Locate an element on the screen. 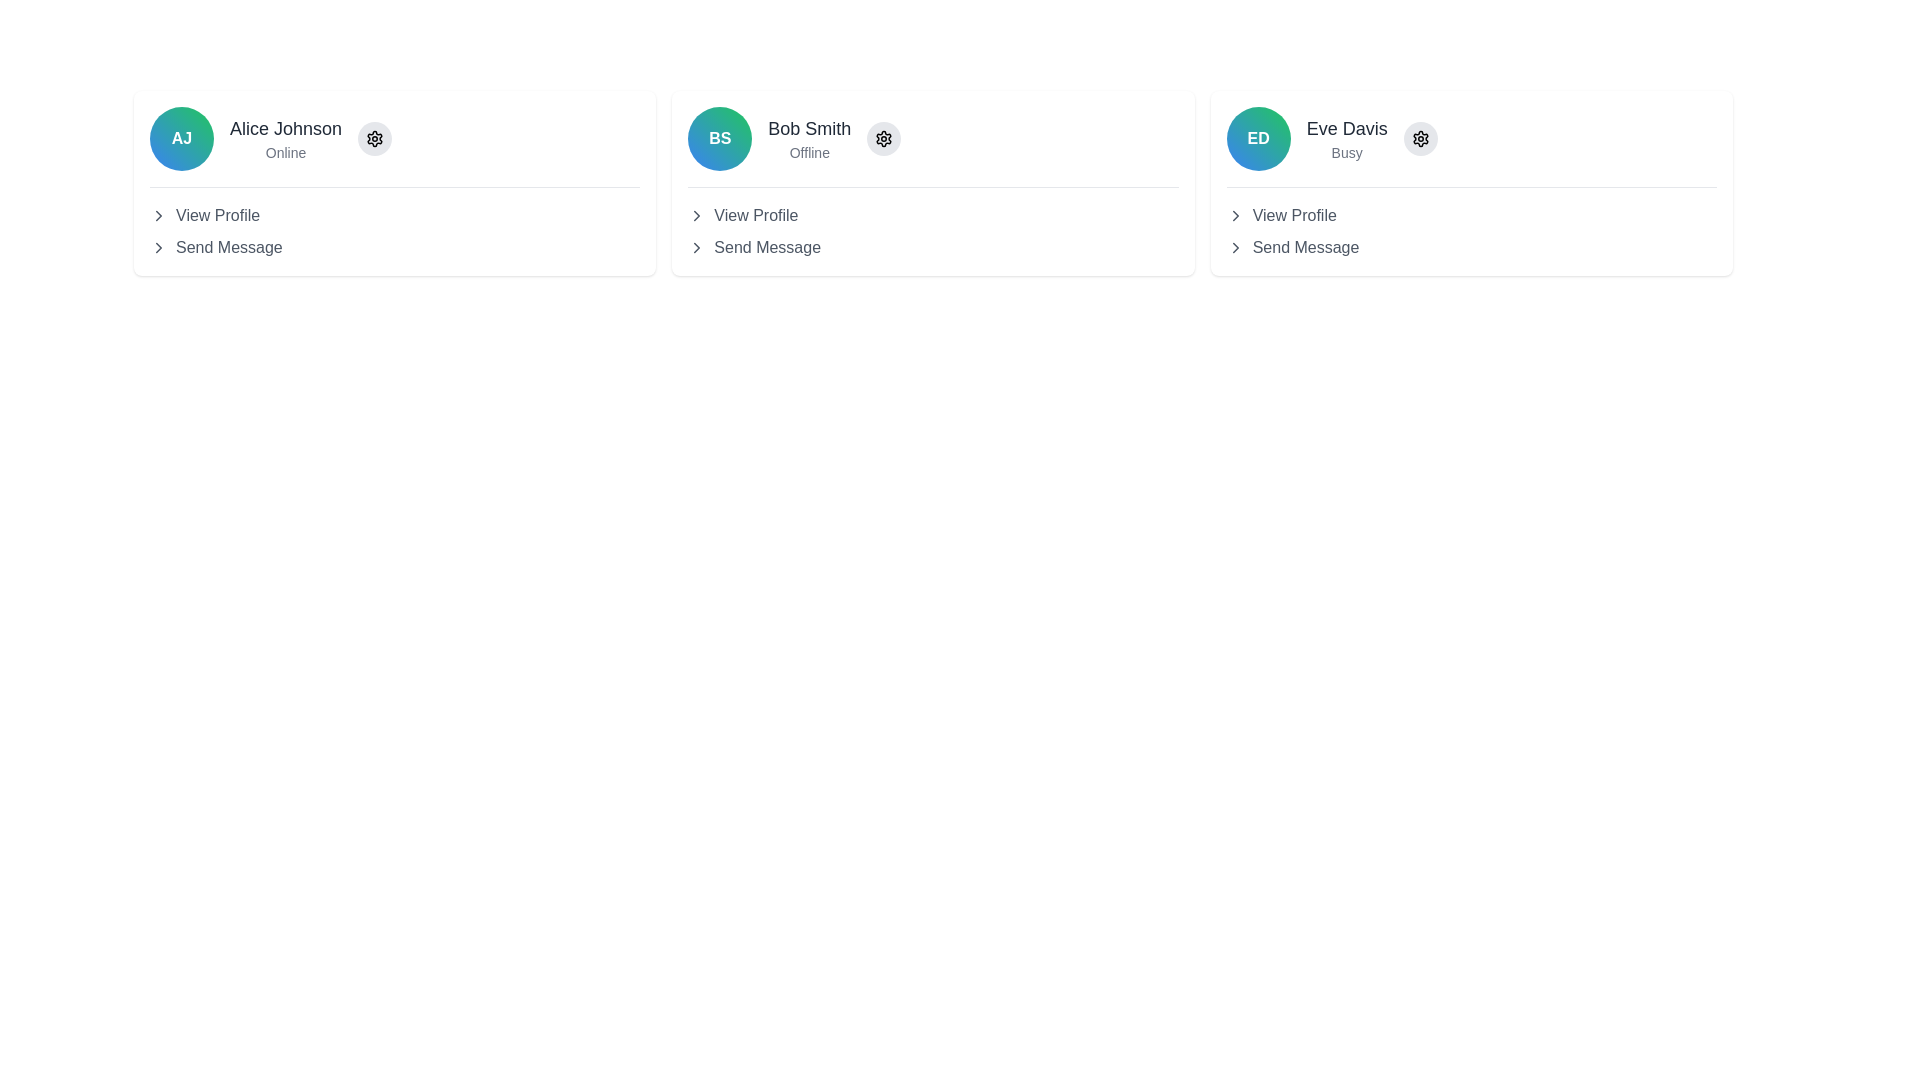  the 'View Profile' option in the list of actionable items located under the 'Alice Johnson' profile card is located at coordinates (395, 230).